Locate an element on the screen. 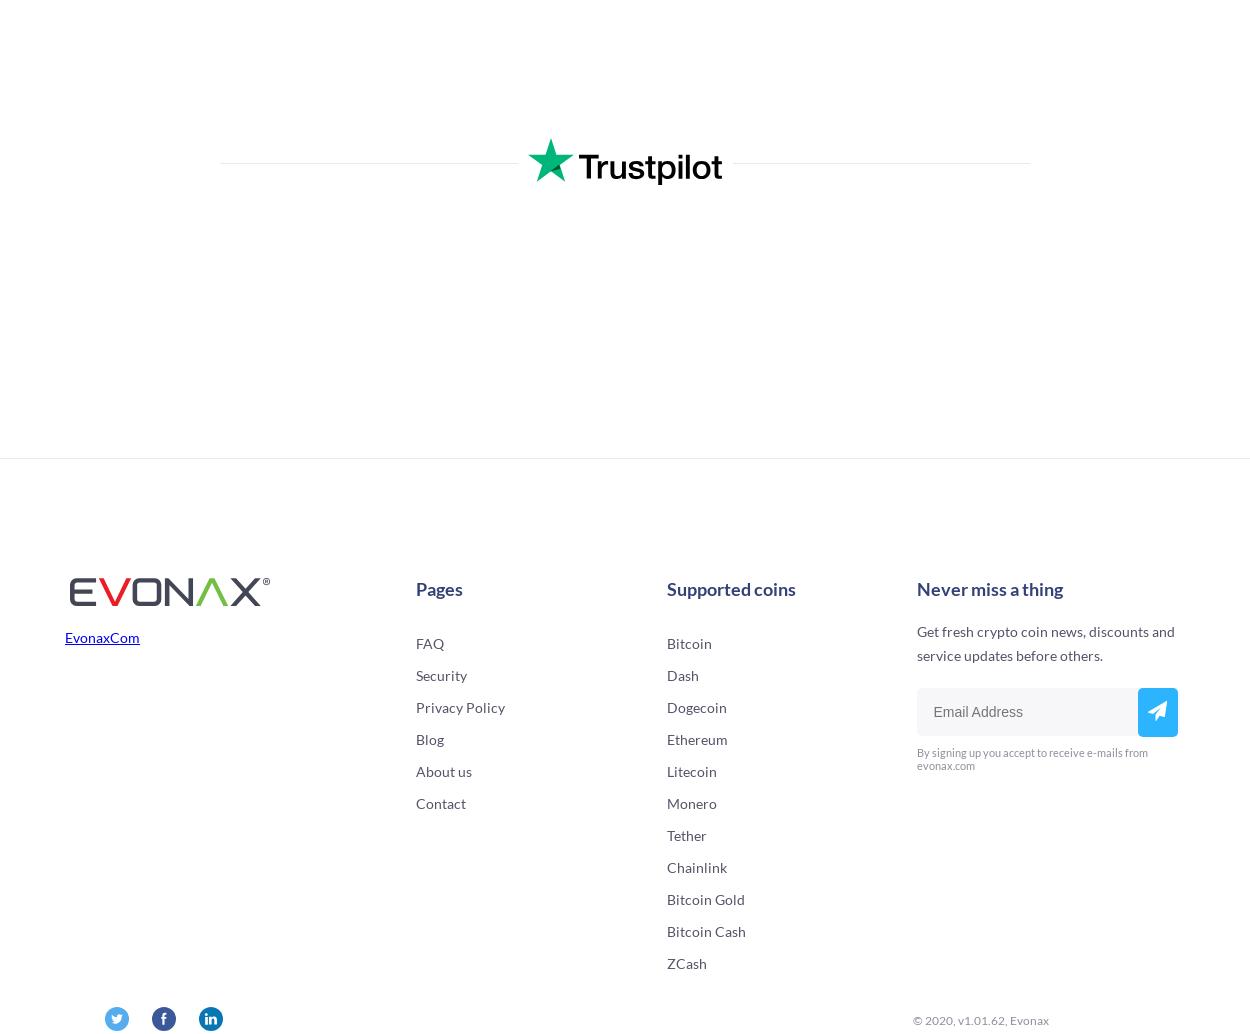  'Blog' is located at coordinates (429, 739).